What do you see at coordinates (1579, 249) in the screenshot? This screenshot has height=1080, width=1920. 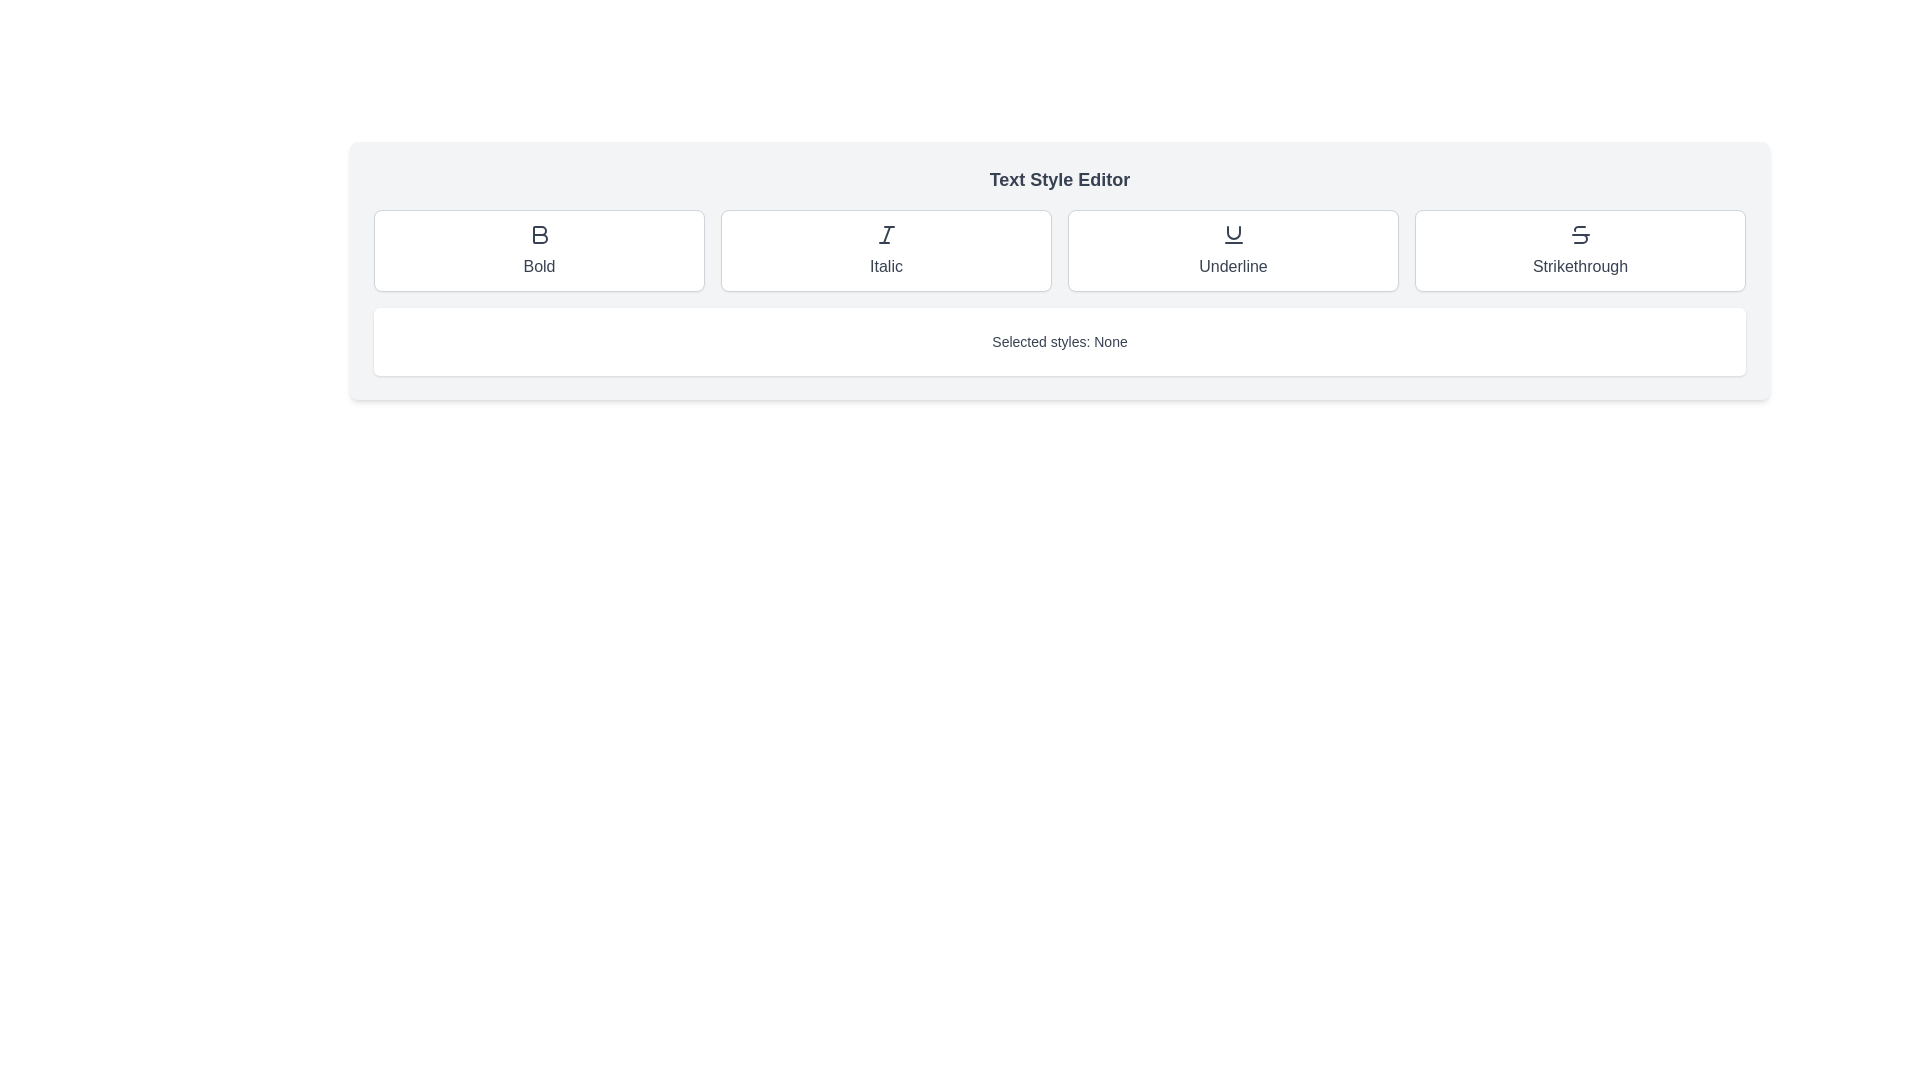 I see `the fourth button in the grid of text formatting options` at bounding box center [1579, 249].